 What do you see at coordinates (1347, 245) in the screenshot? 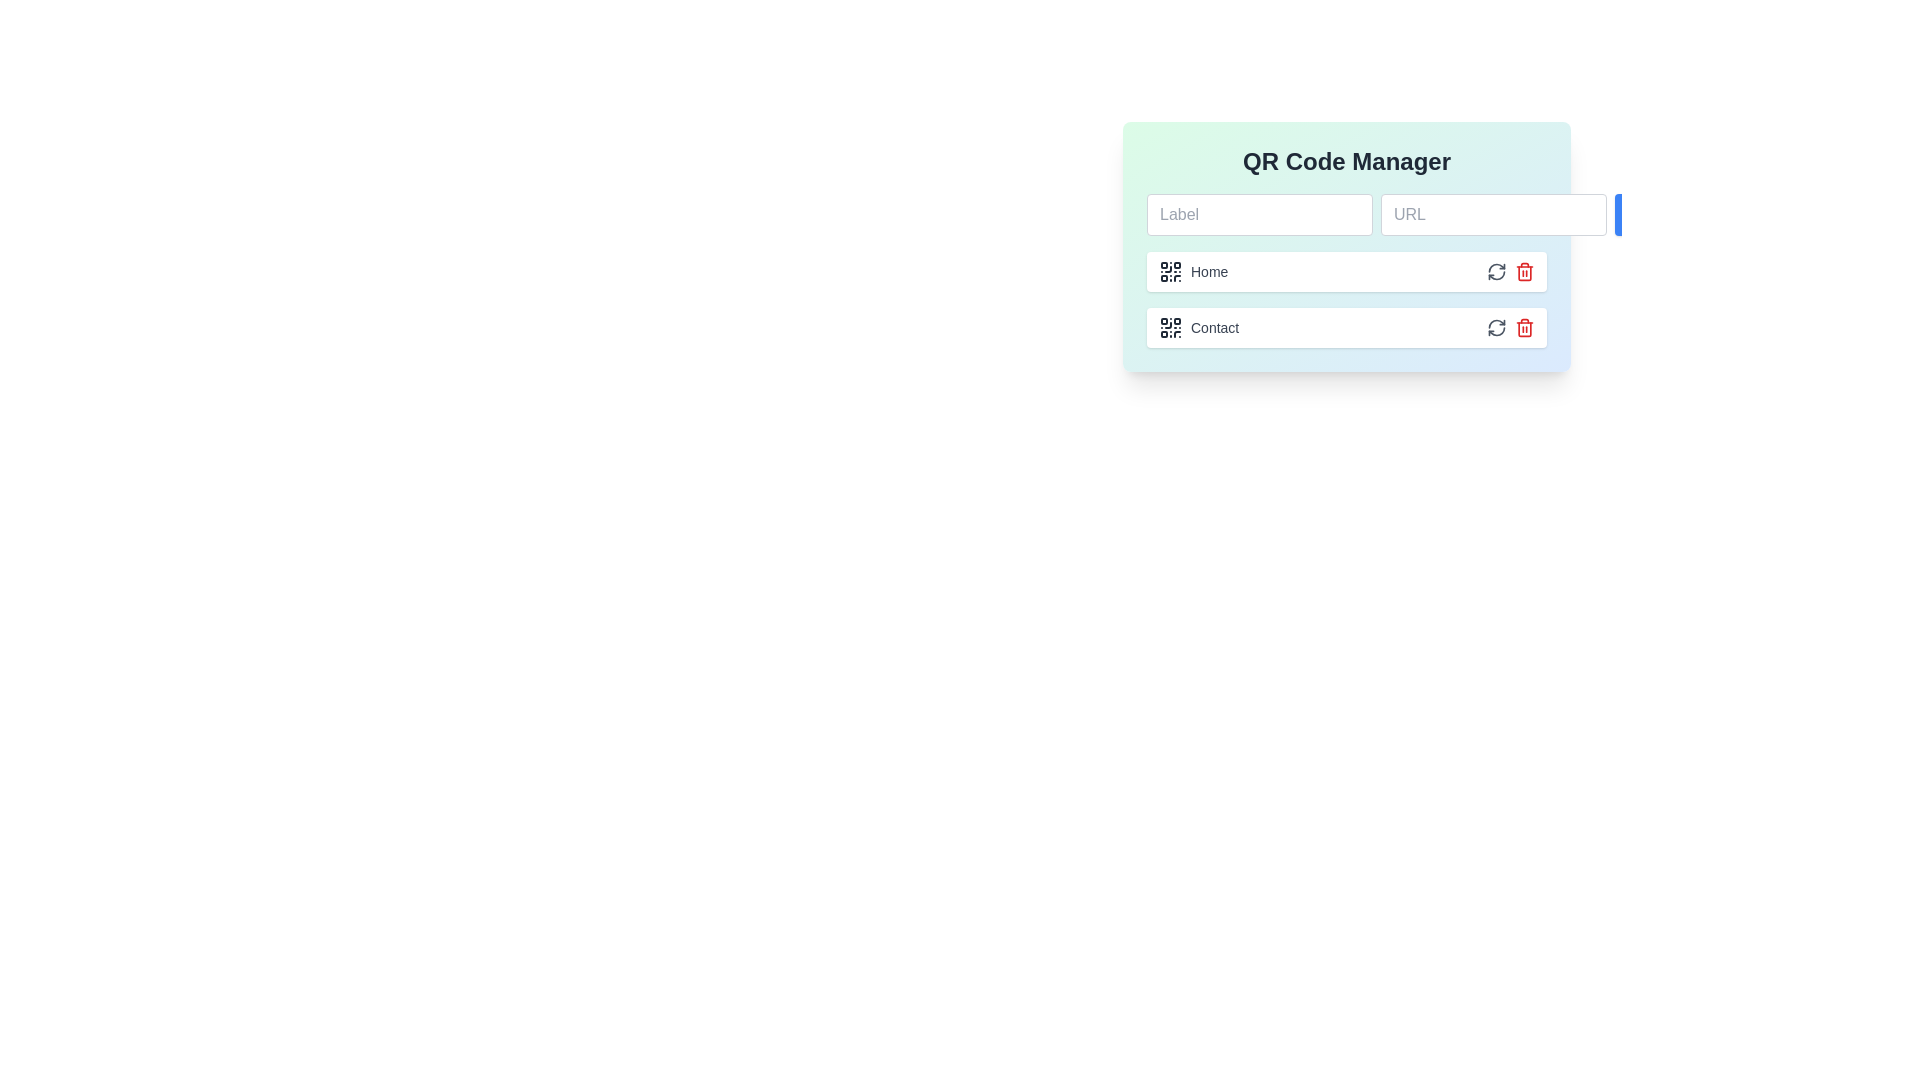
I see `the 'QR Code Manager' composite UI component, which features a gradient background and contains input fields and QR code items` at bounding box center [1347, 245].